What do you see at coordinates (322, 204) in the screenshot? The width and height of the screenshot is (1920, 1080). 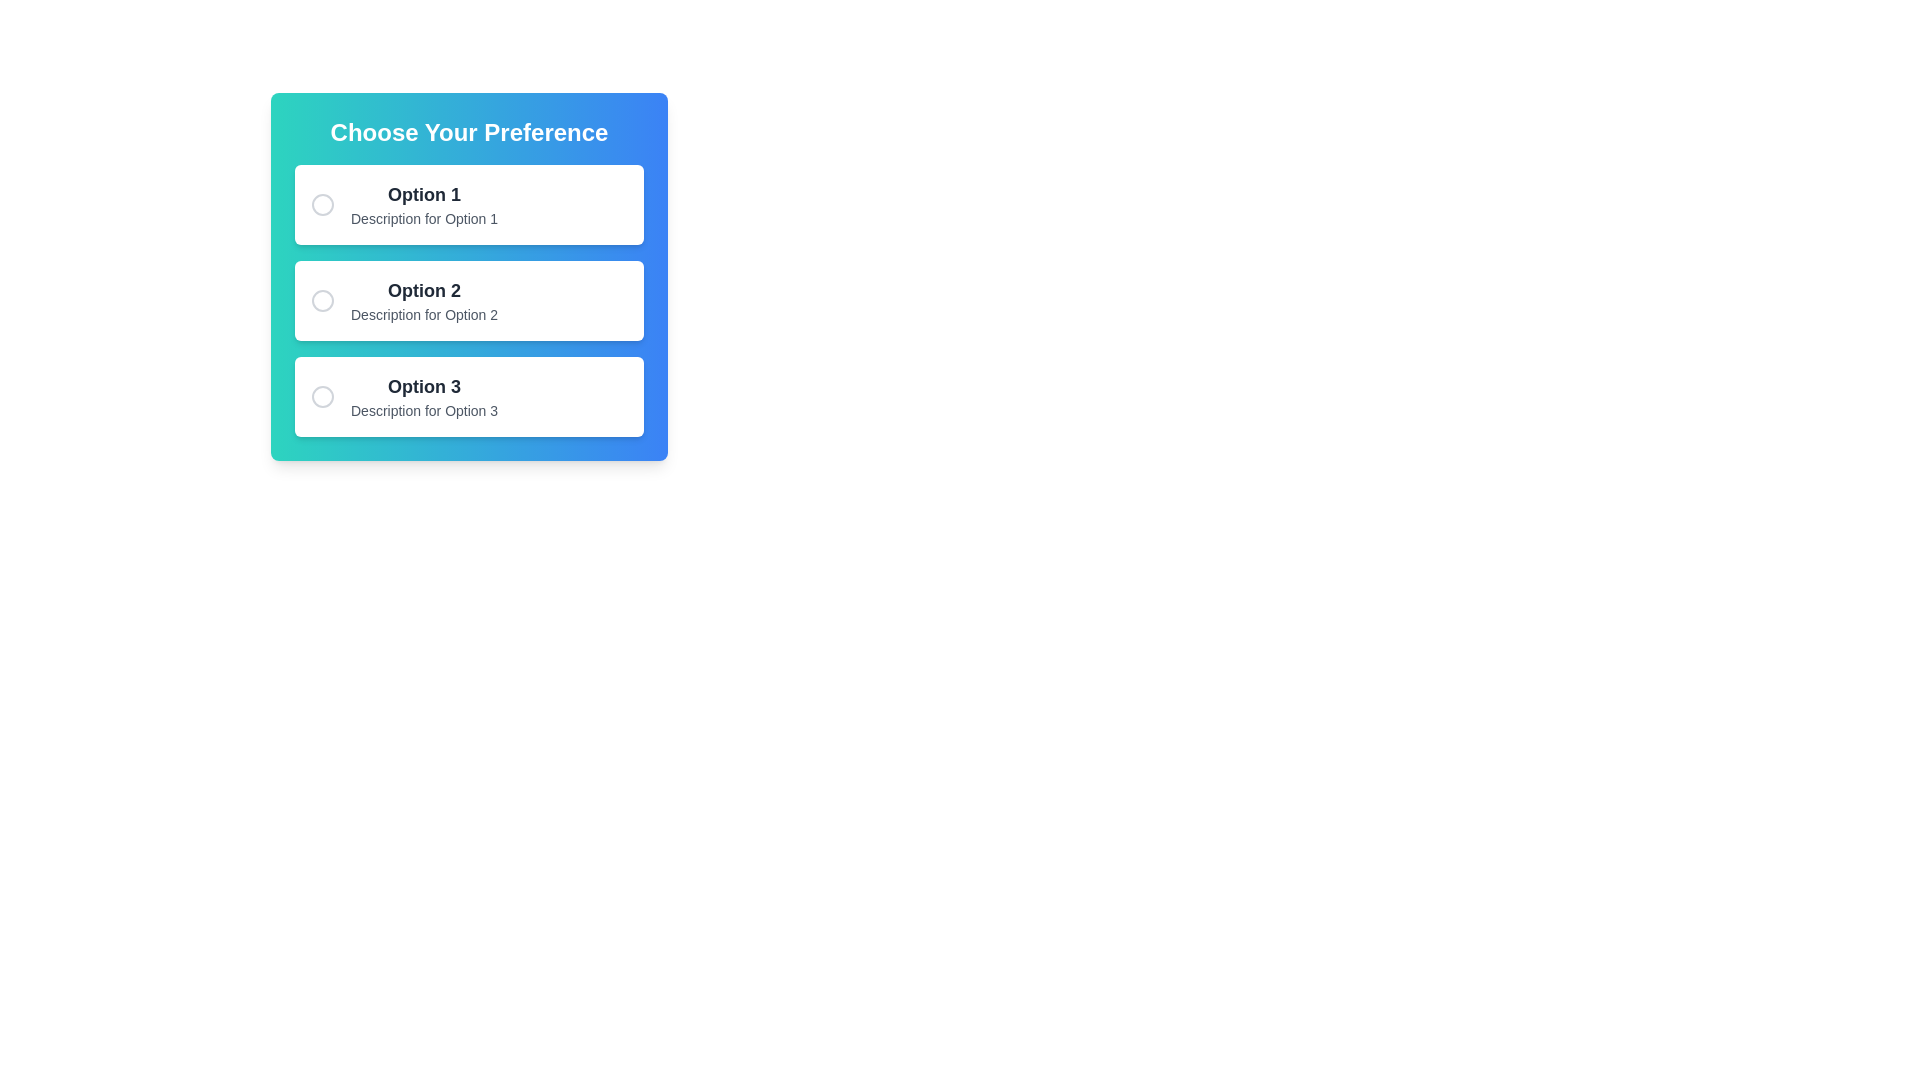 I see `the radio button for 'Option 1'` at bounding box center [322, 204].